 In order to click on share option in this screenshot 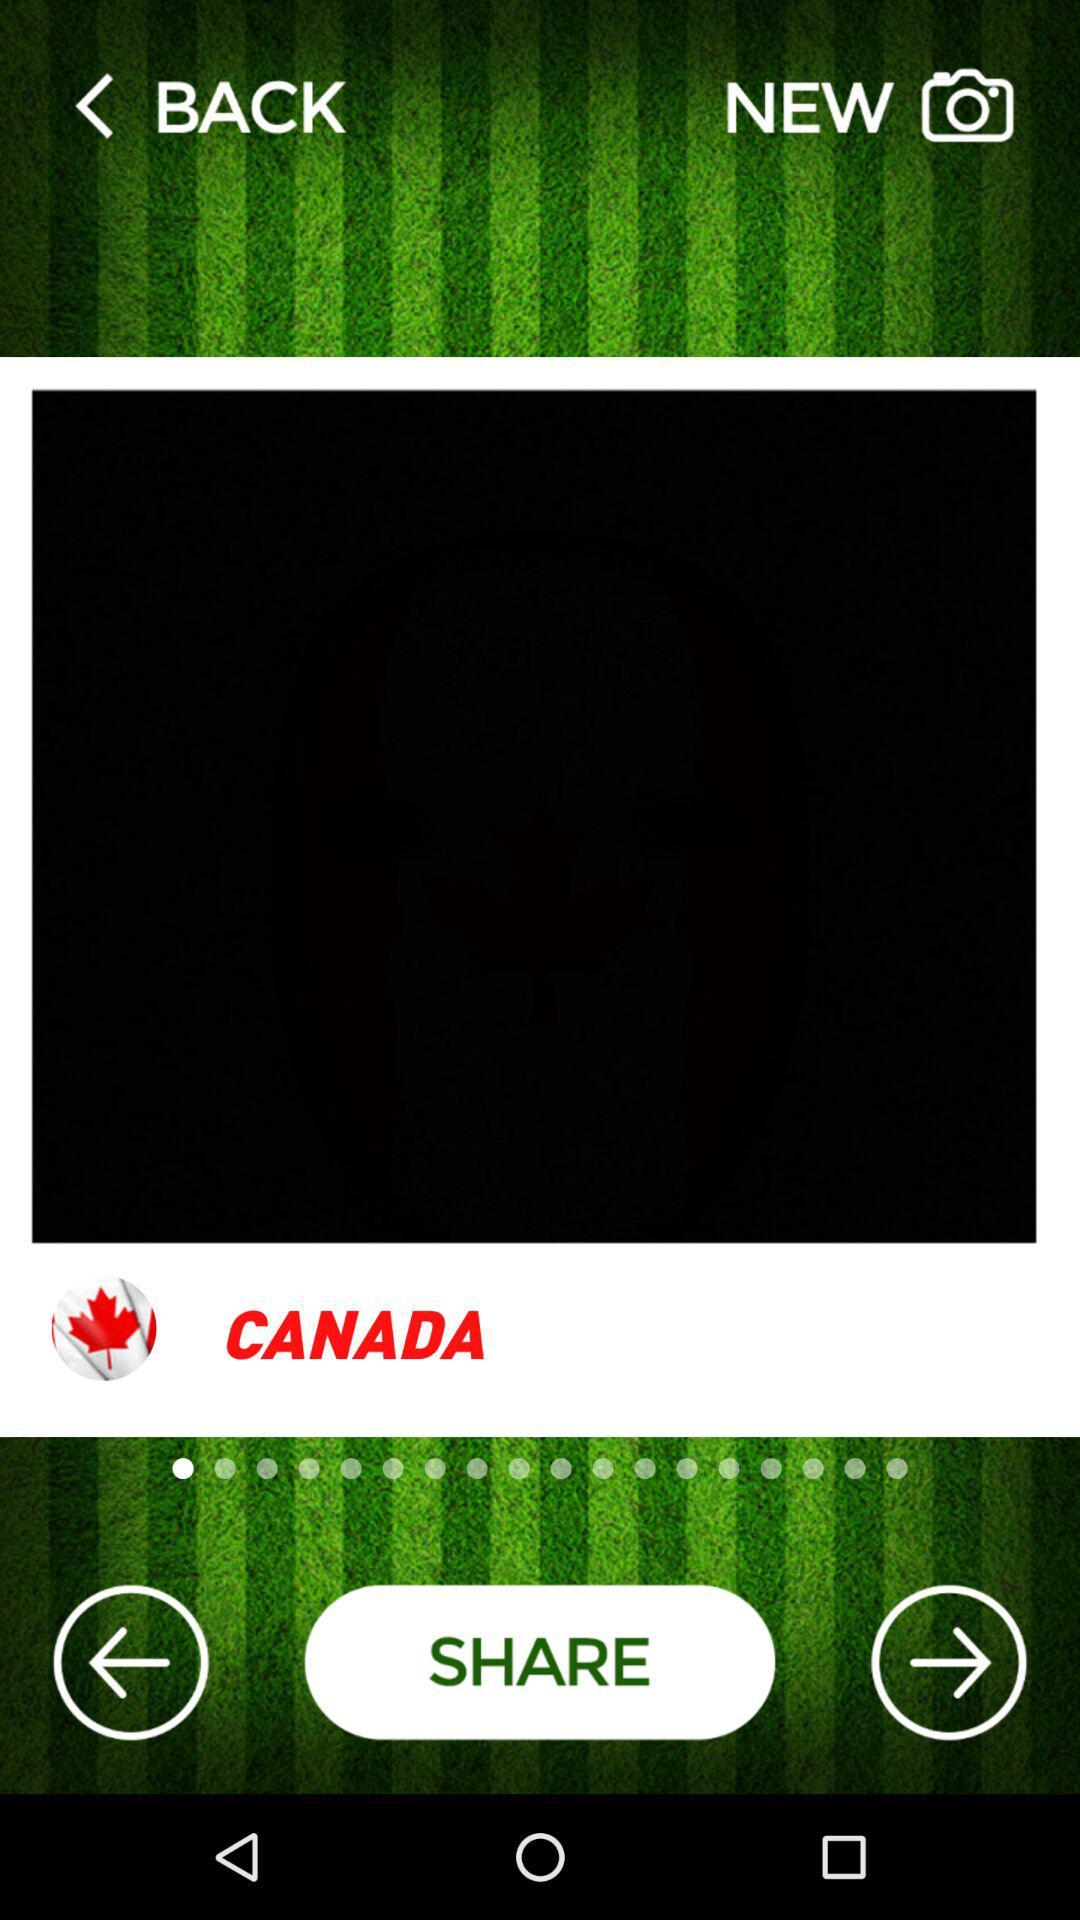, I will do `click(540, 1662)`.